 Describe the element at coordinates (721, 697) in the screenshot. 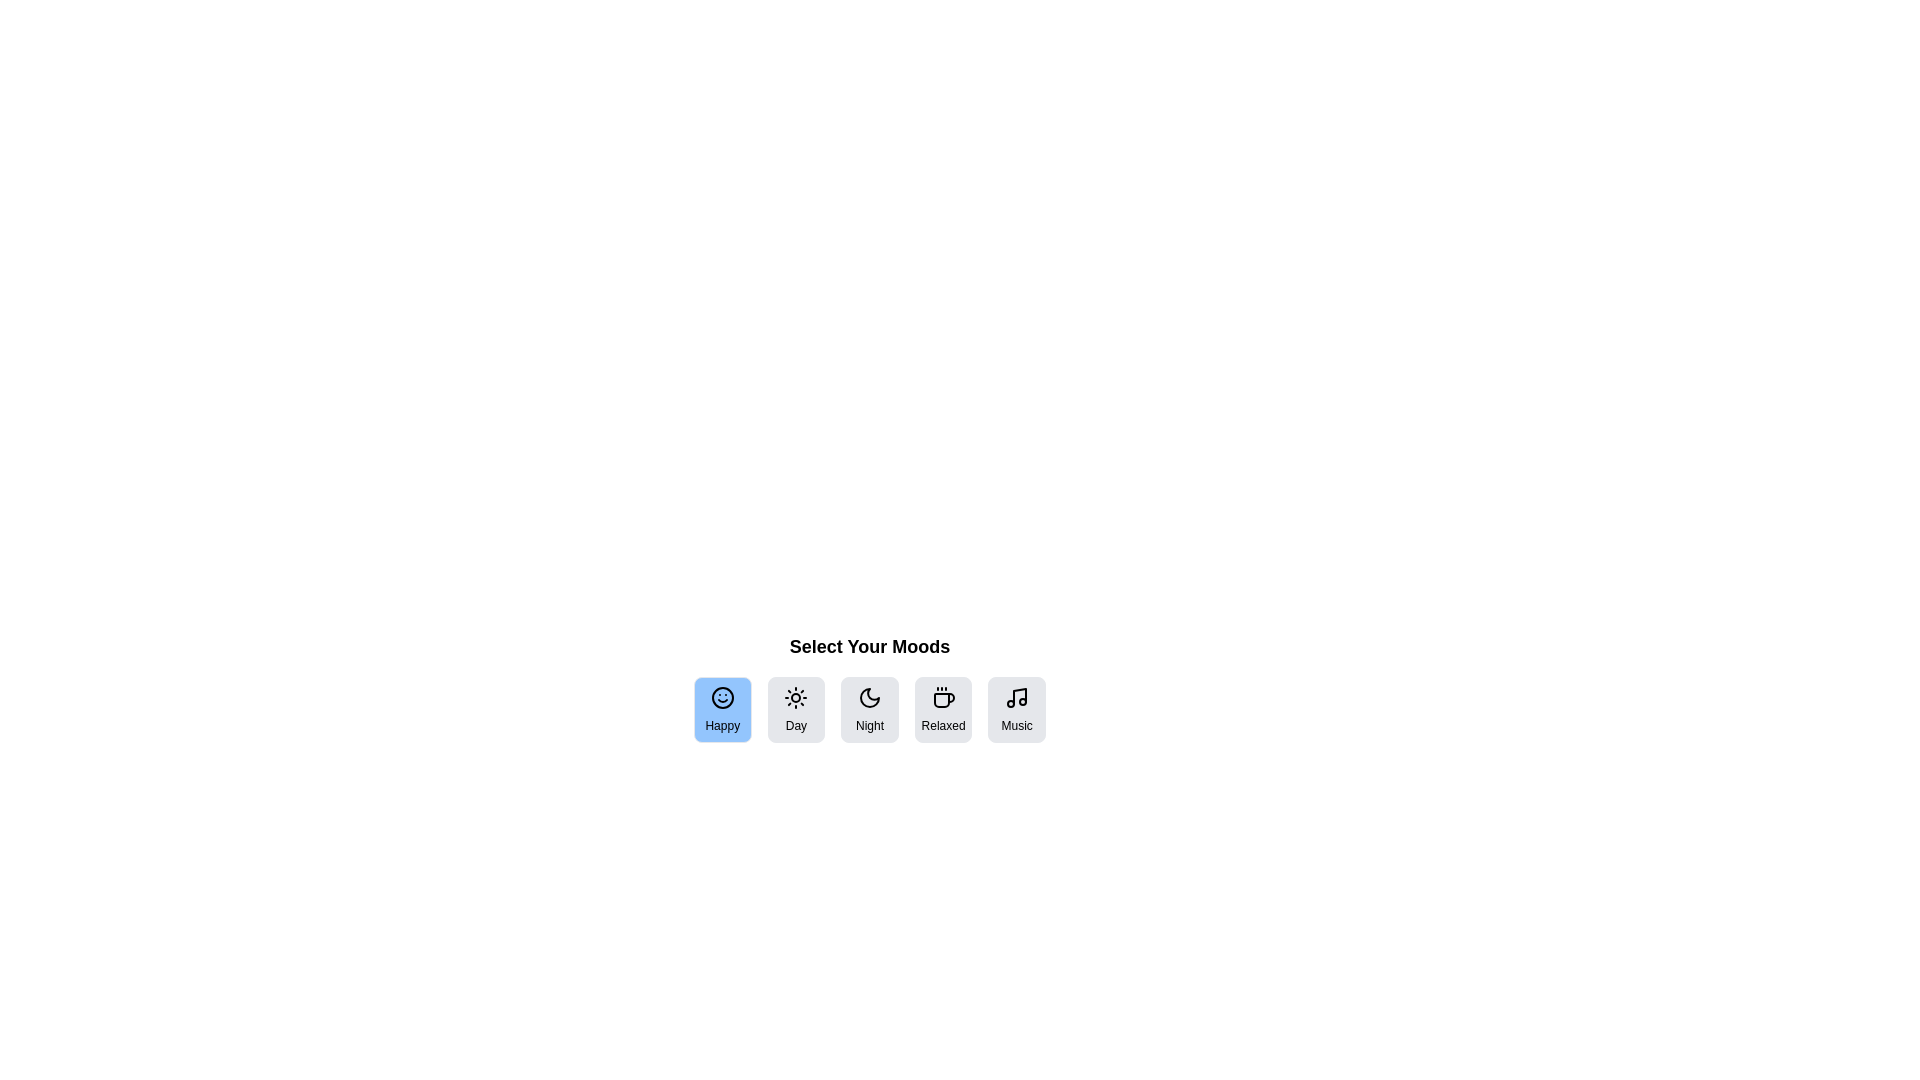

I see `the 'Happy' mood icon element, which is part of the first button in a series of five horizontally aligned mood buttons` at that location.